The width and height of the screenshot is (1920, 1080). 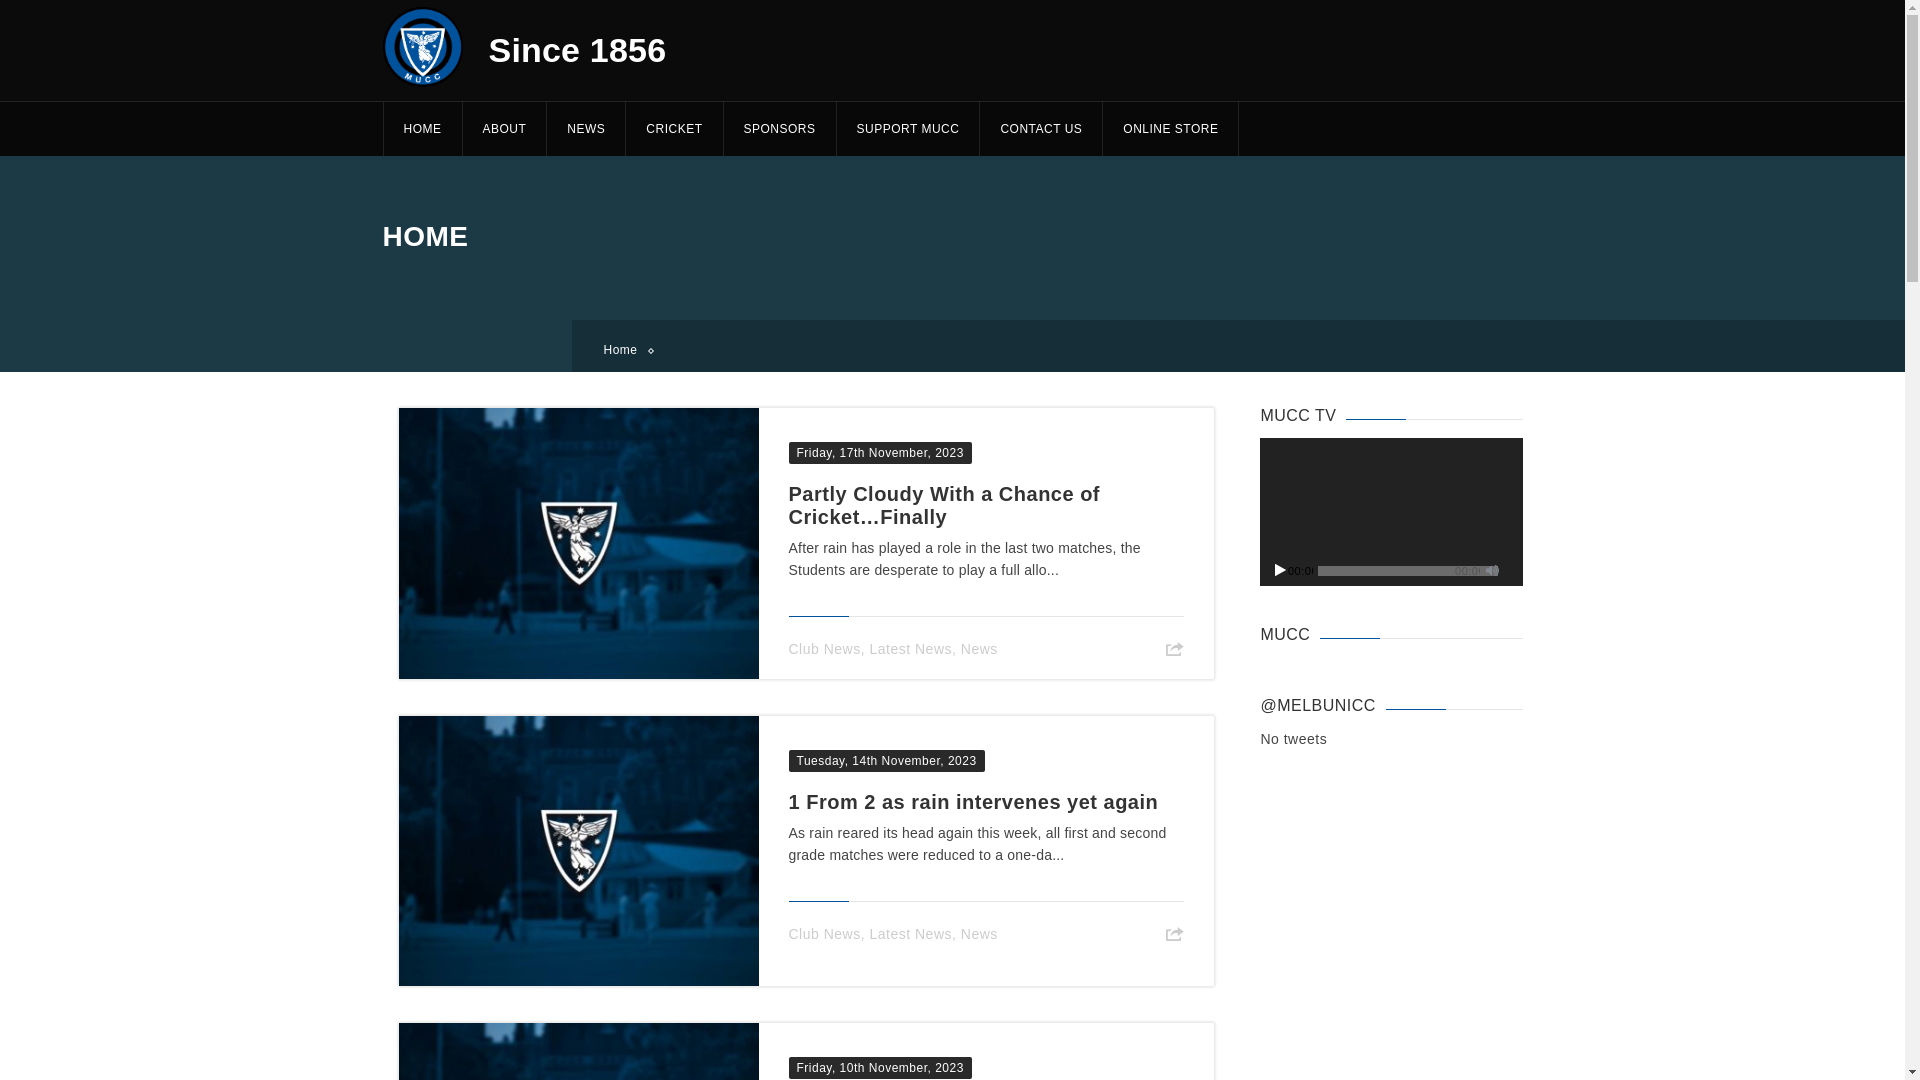 I want to click on 'Latest News', so click(x=909, y=933).